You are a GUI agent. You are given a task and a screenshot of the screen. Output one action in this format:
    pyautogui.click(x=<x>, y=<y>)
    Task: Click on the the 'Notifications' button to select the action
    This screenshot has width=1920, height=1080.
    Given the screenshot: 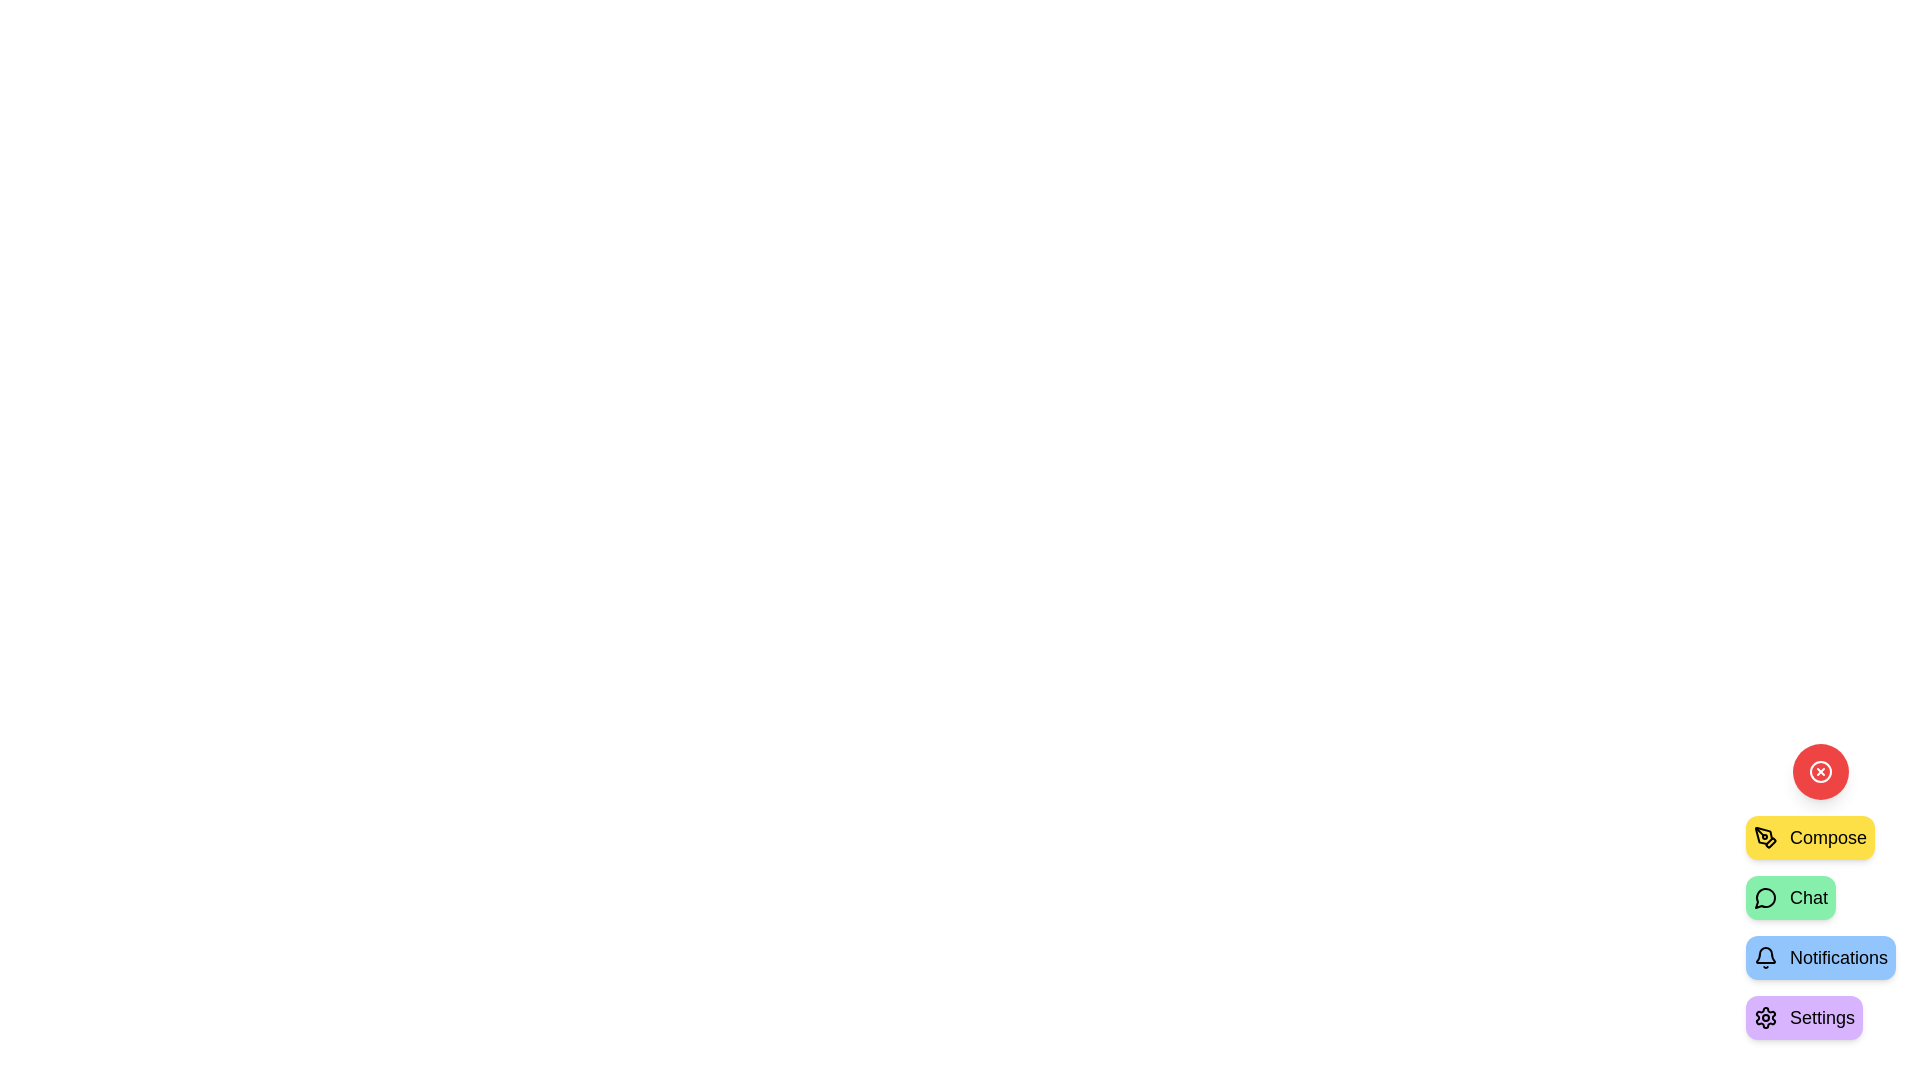 What is the action you would take?
    pyautogui.click(x=1820, y=956)
    